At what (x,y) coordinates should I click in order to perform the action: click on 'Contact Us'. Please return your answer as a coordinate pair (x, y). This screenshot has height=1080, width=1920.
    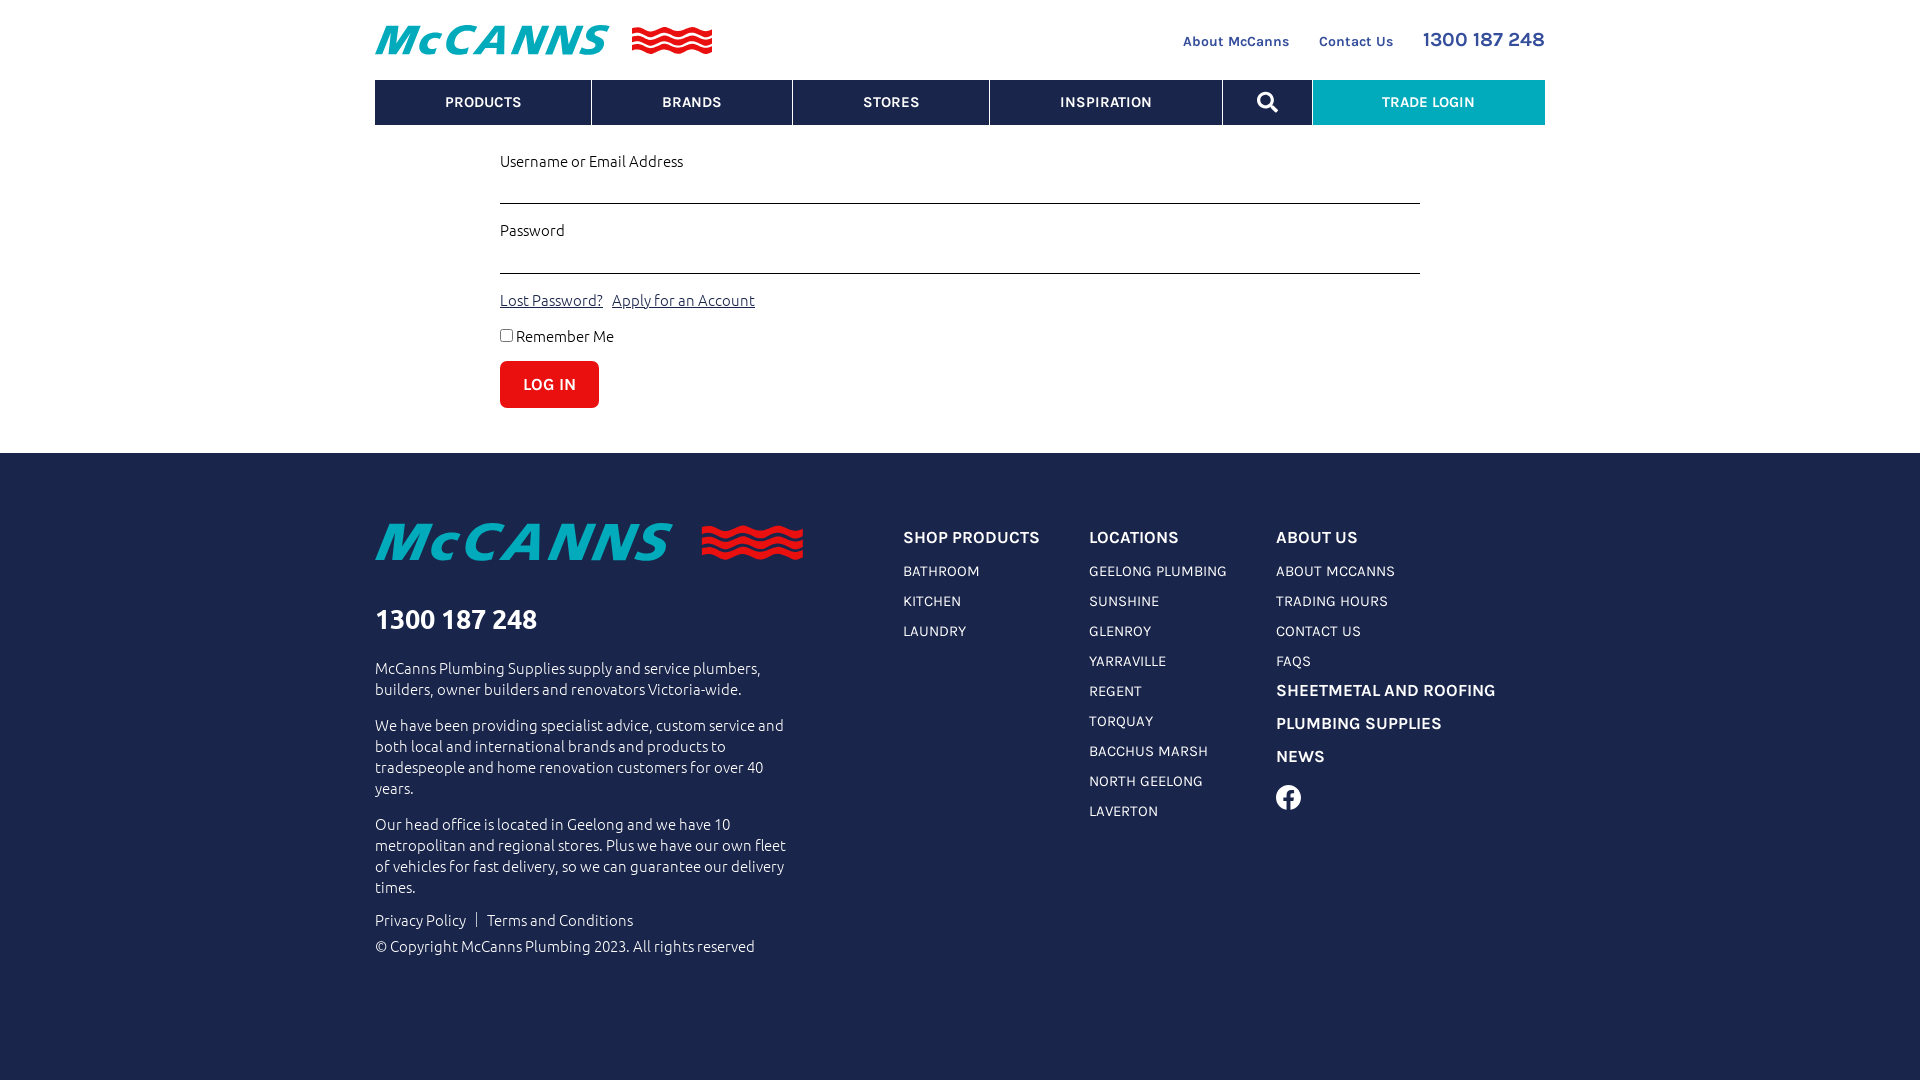
    Looking at the image, I should click on (1319, 41).